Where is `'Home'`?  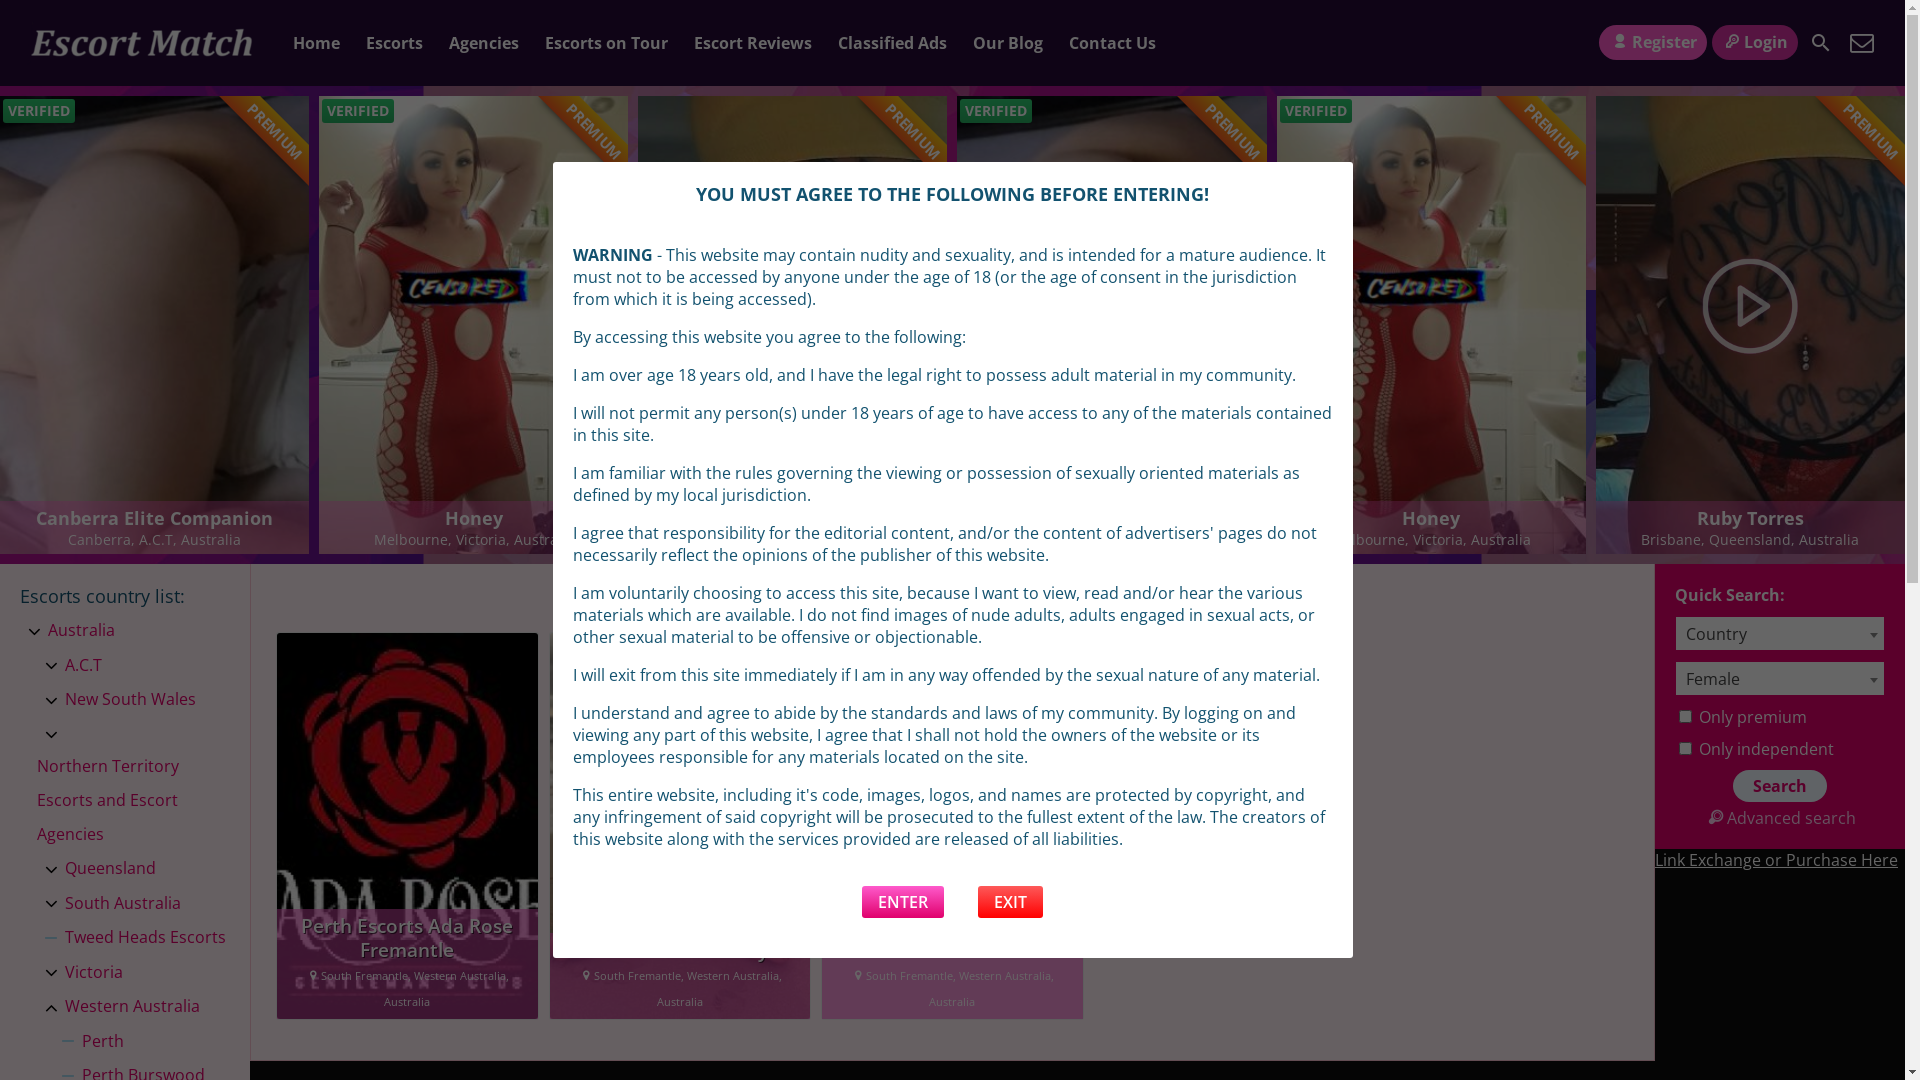
'Home' is located at coordinates (315, 43).